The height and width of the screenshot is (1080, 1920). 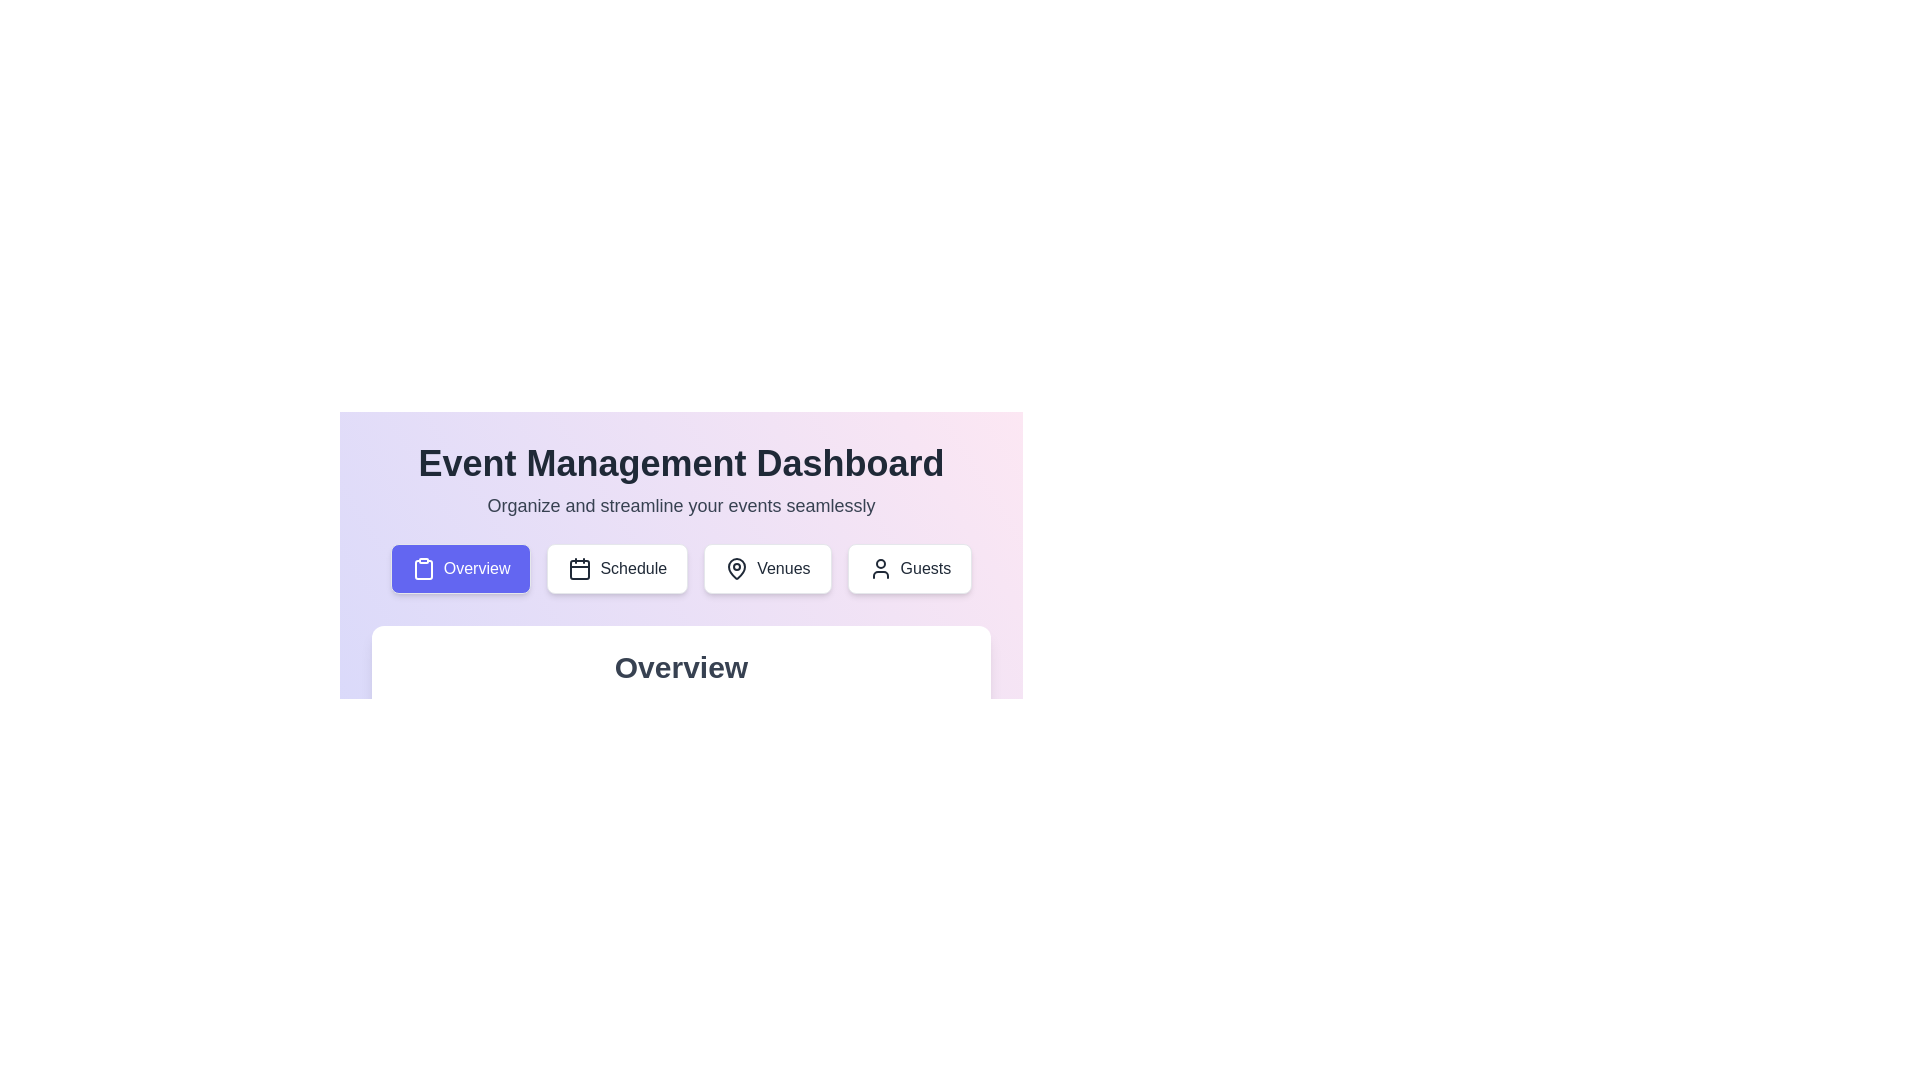 What do you see at coordinates (460, 569) in the screenshot?
I see `the Overview tab by clicking on its button` at bounding box center [460, 569].